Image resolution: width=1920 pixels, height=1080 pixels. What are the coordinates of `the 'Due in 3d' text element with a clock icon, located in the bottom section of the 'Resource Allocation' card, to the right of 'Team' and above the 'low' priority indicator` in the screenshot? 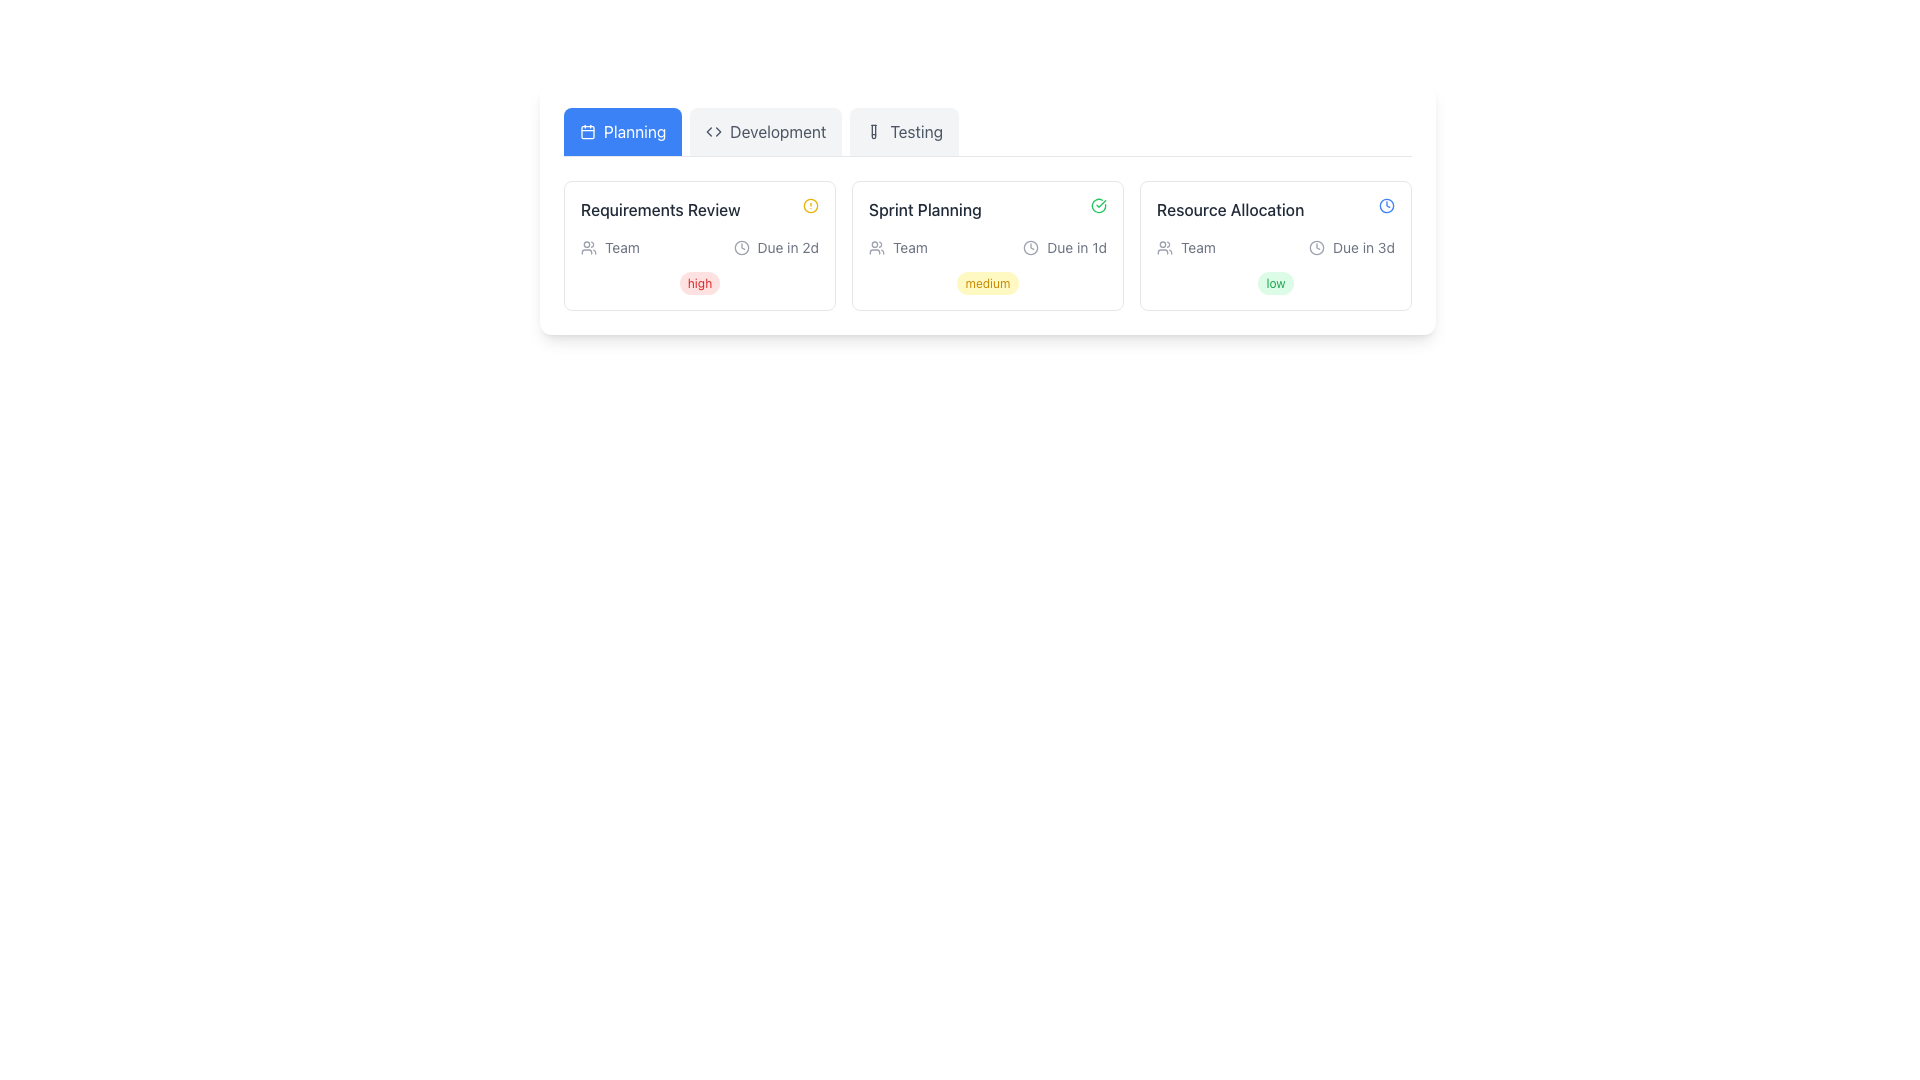 It's located at (1352, 246).